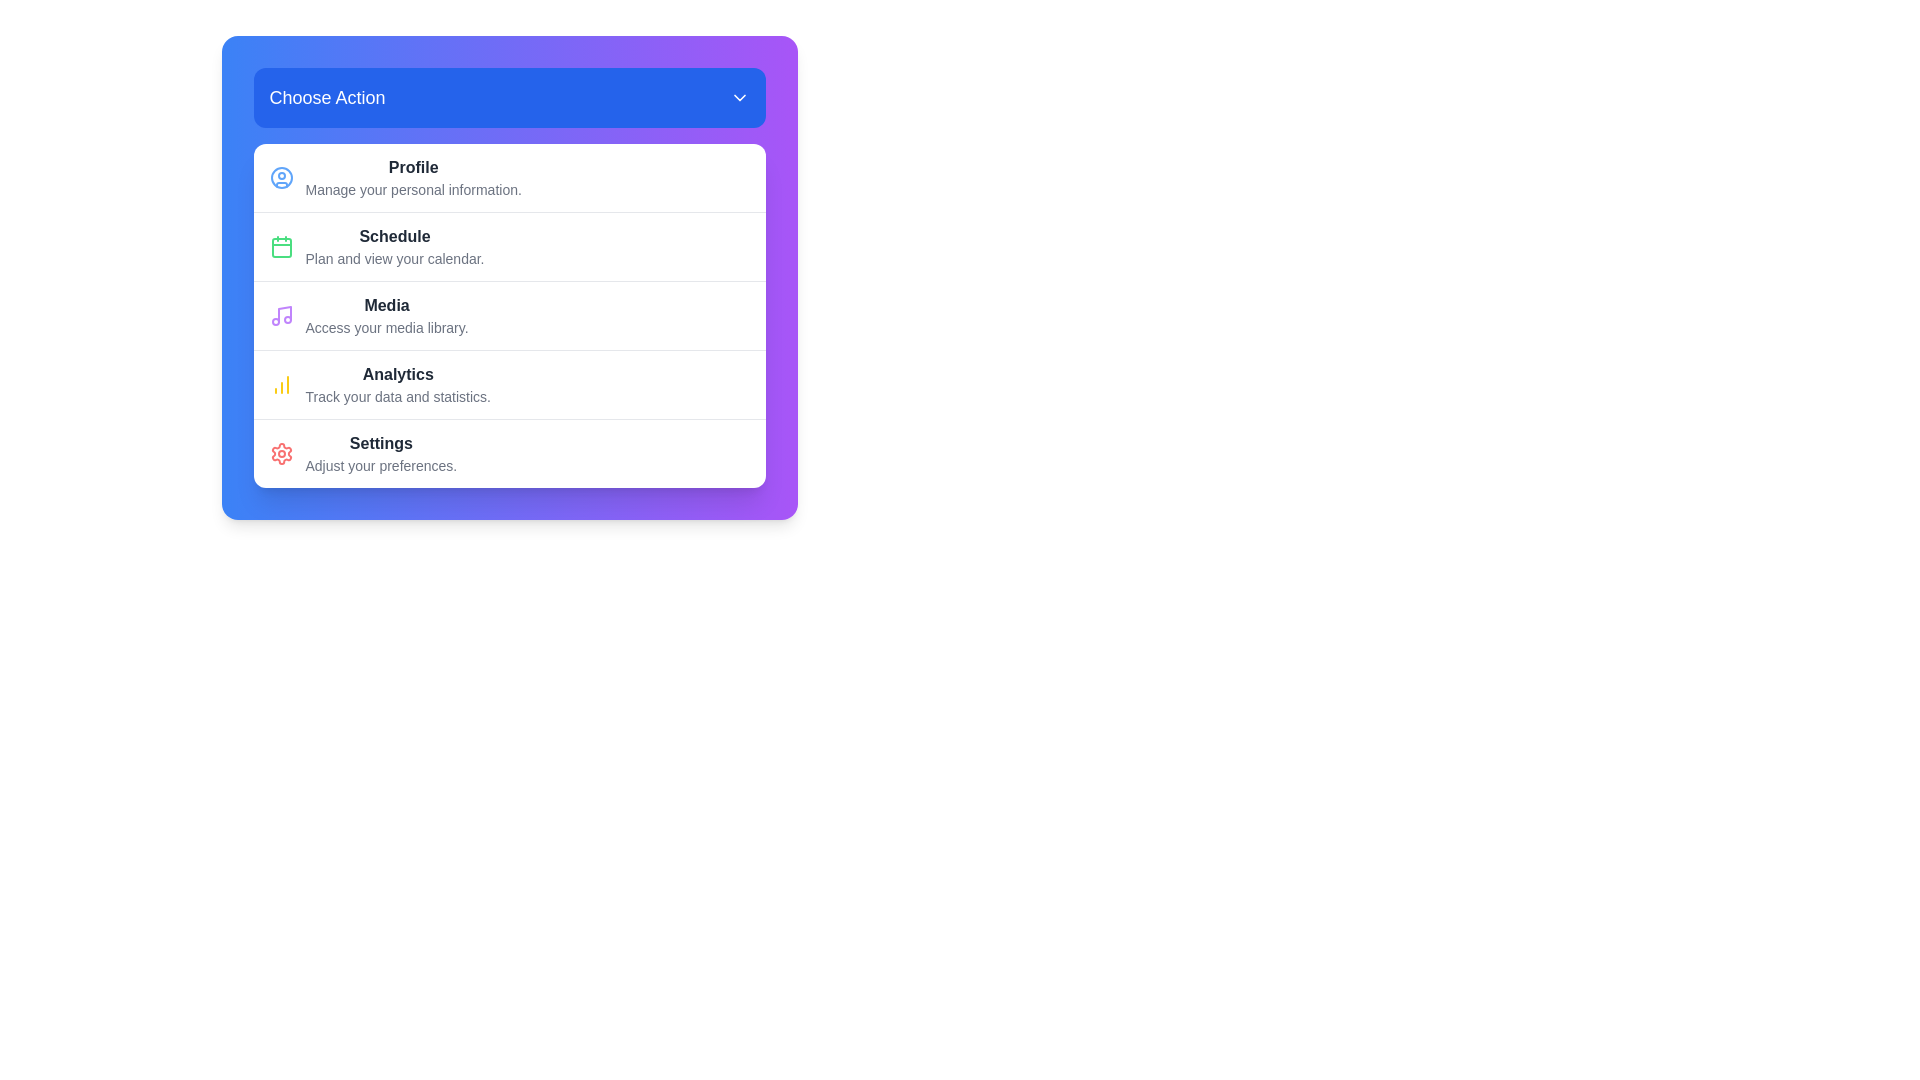 The height and width of the screenshot is (1080, 1920). I want to click on the calendar icon with a green border and white background, located to the left of the 'Schedule' label in the second row under 'Choose Action', so click(280, 245).